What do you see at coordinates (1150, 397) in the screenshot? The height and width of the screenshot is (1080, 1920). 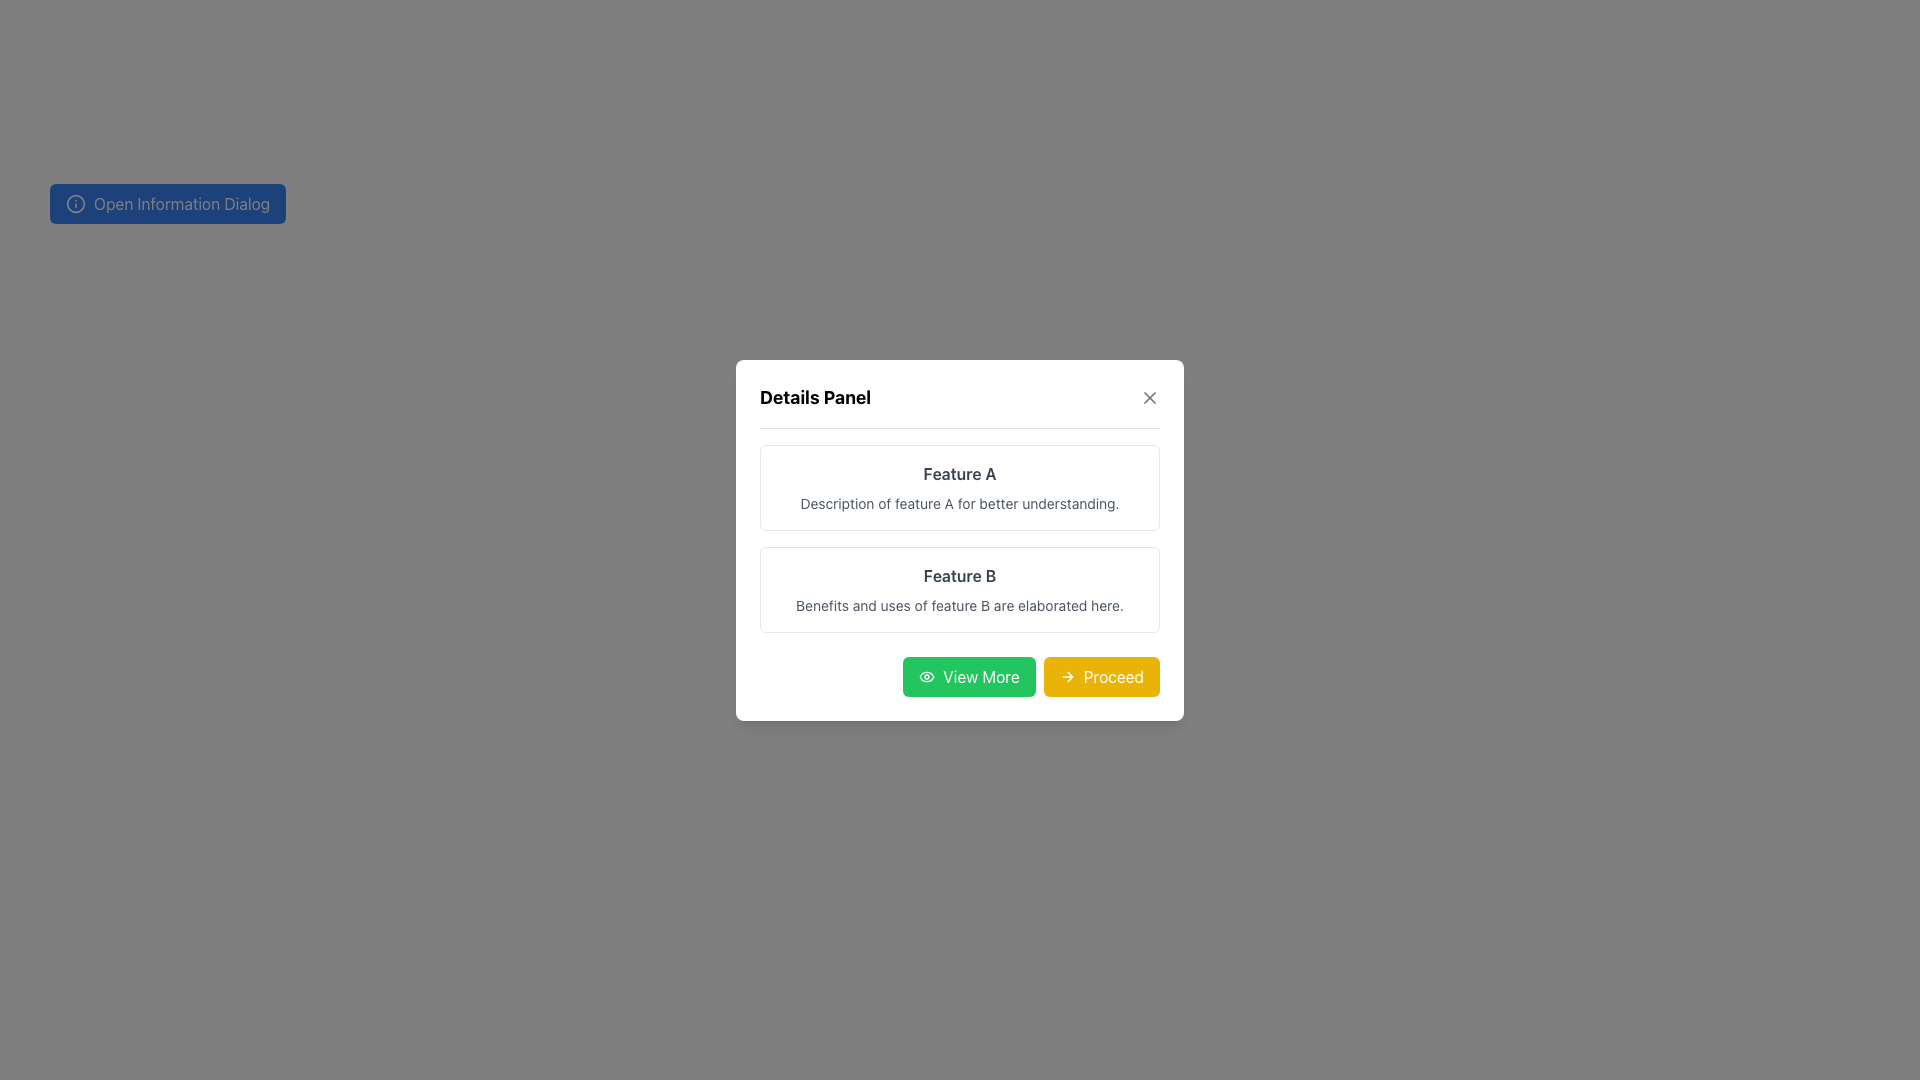 I see `the close button located at the top-right corner of the 'Details Panel' modal to change its color` at bounding box center [1150, 397].